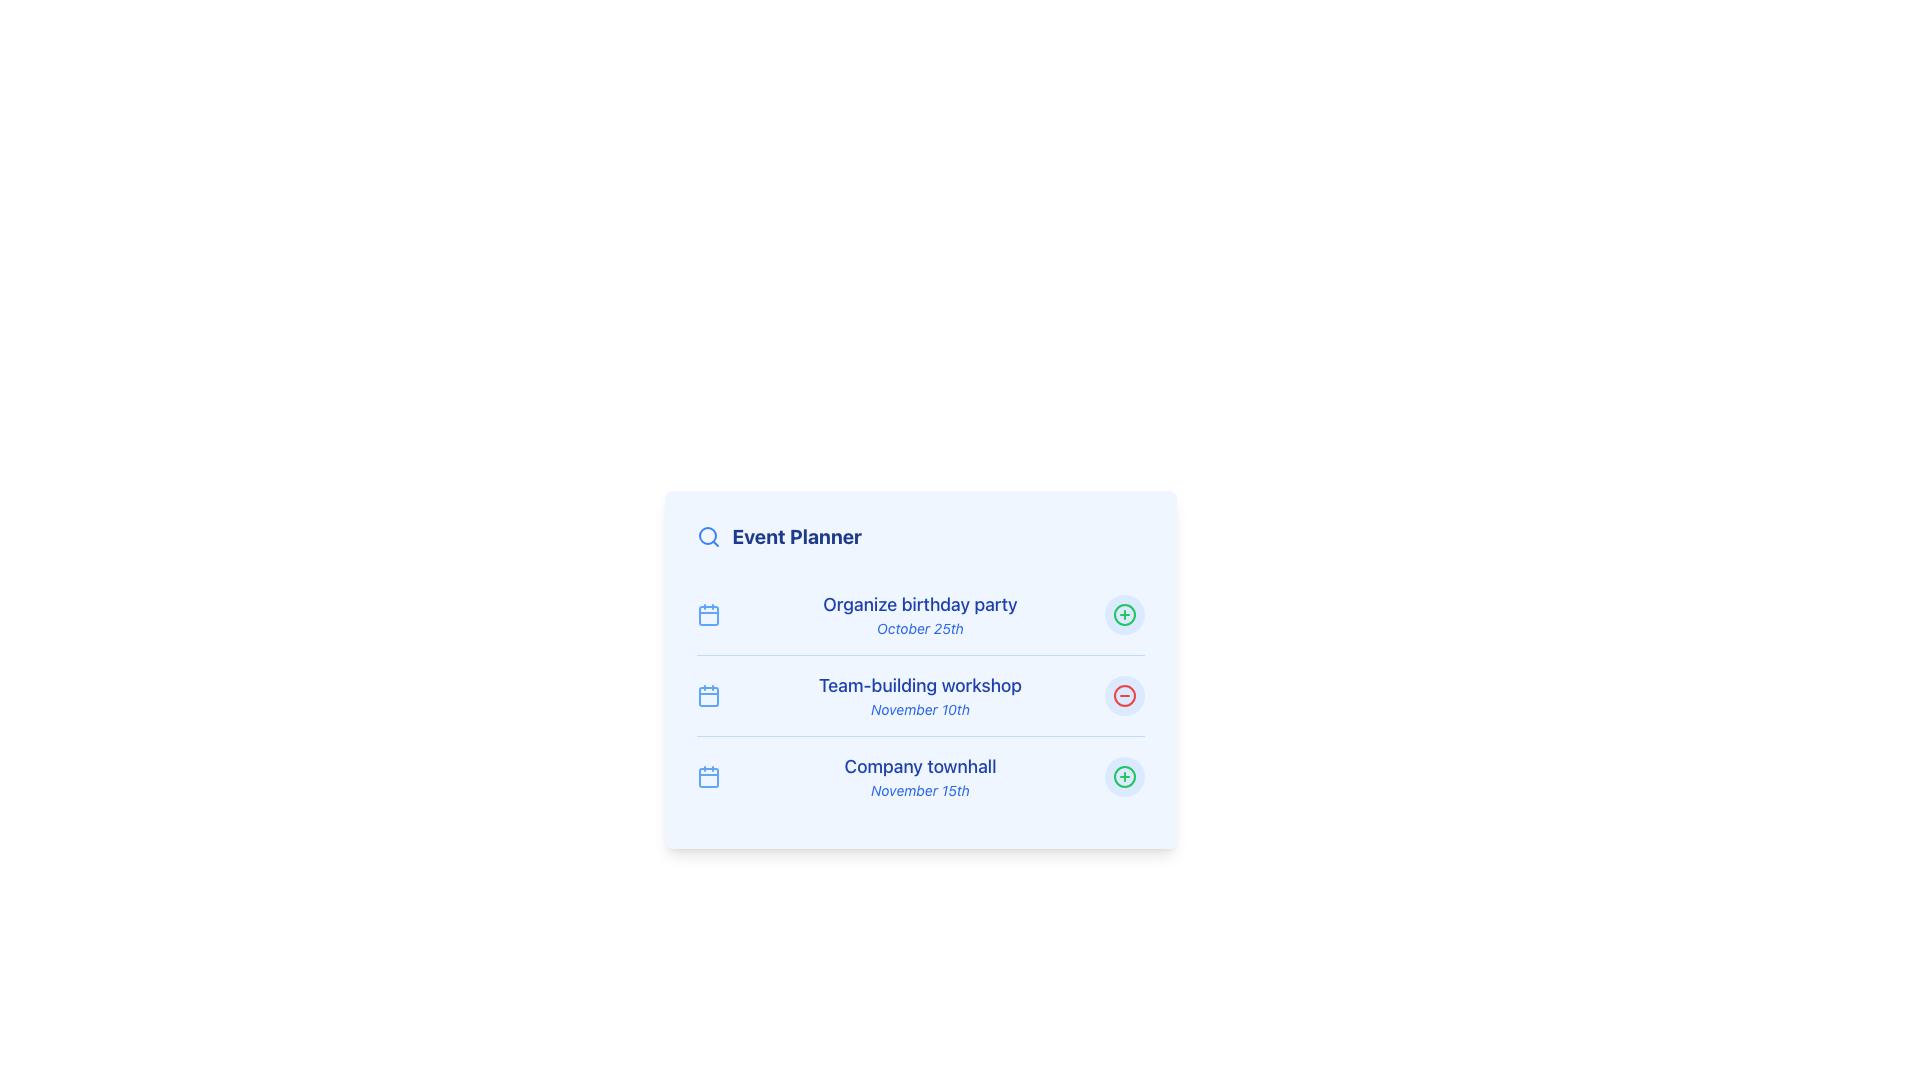 The height and width of the screenshot is (1080, 1920). What do you see at coordinates (919, 766) in the screenshot?
I see `text label that serves as the title for the event entry, which states 'Company townhall'` at bounding box center [919, 766].